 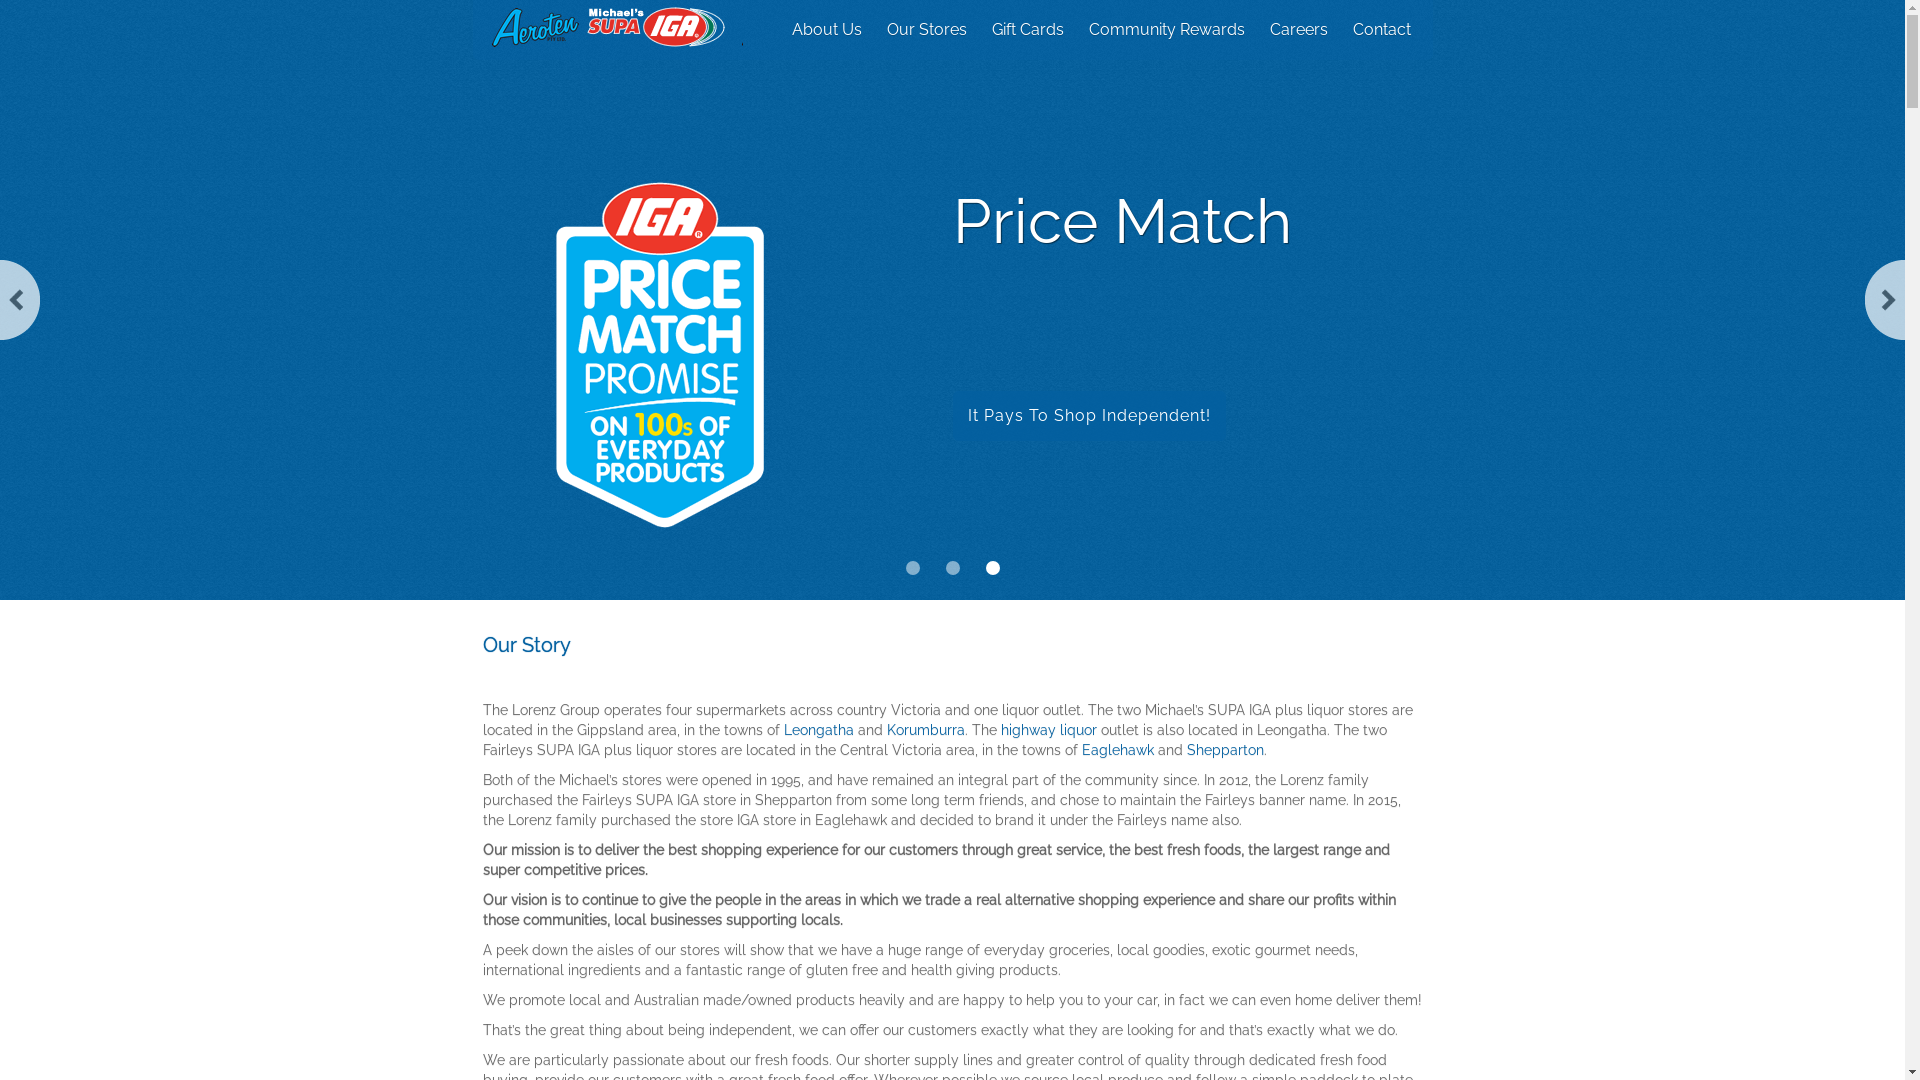 I want to click on 'About Us', so click(x=826, y=29).